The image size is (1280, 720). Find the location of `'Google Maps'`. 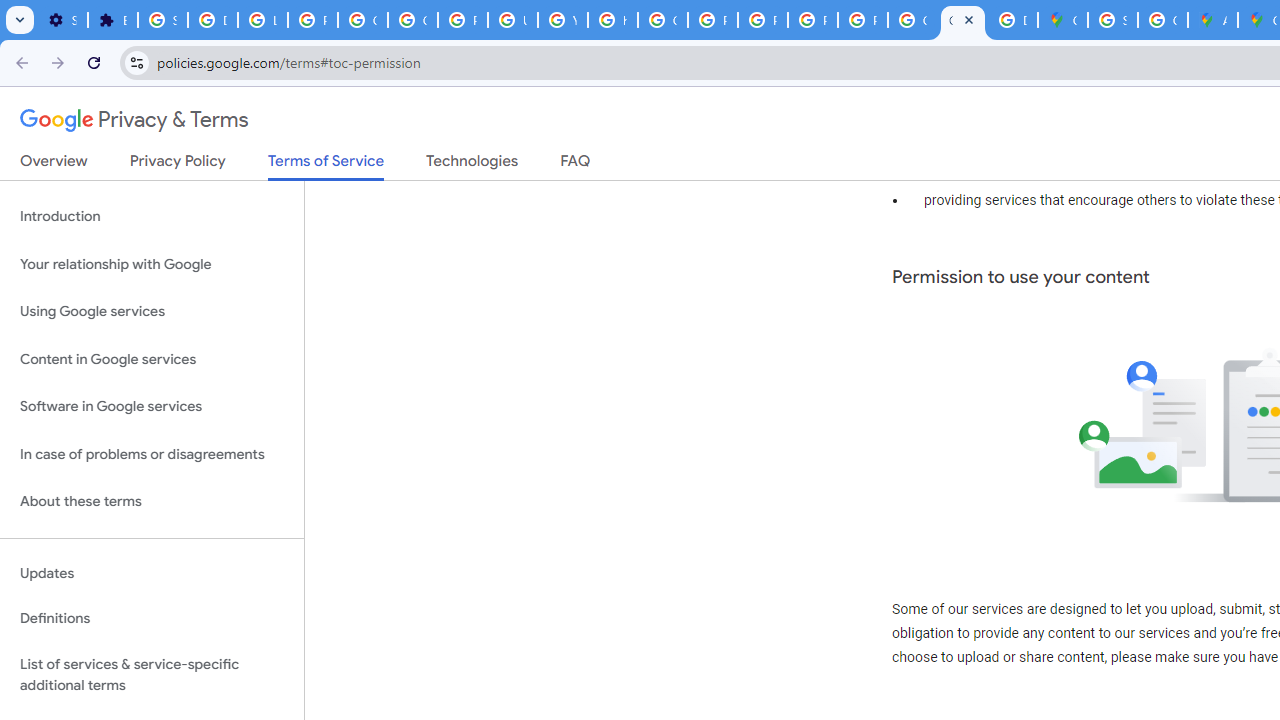

'Google Maps' is located at coordinates (1062, 20).